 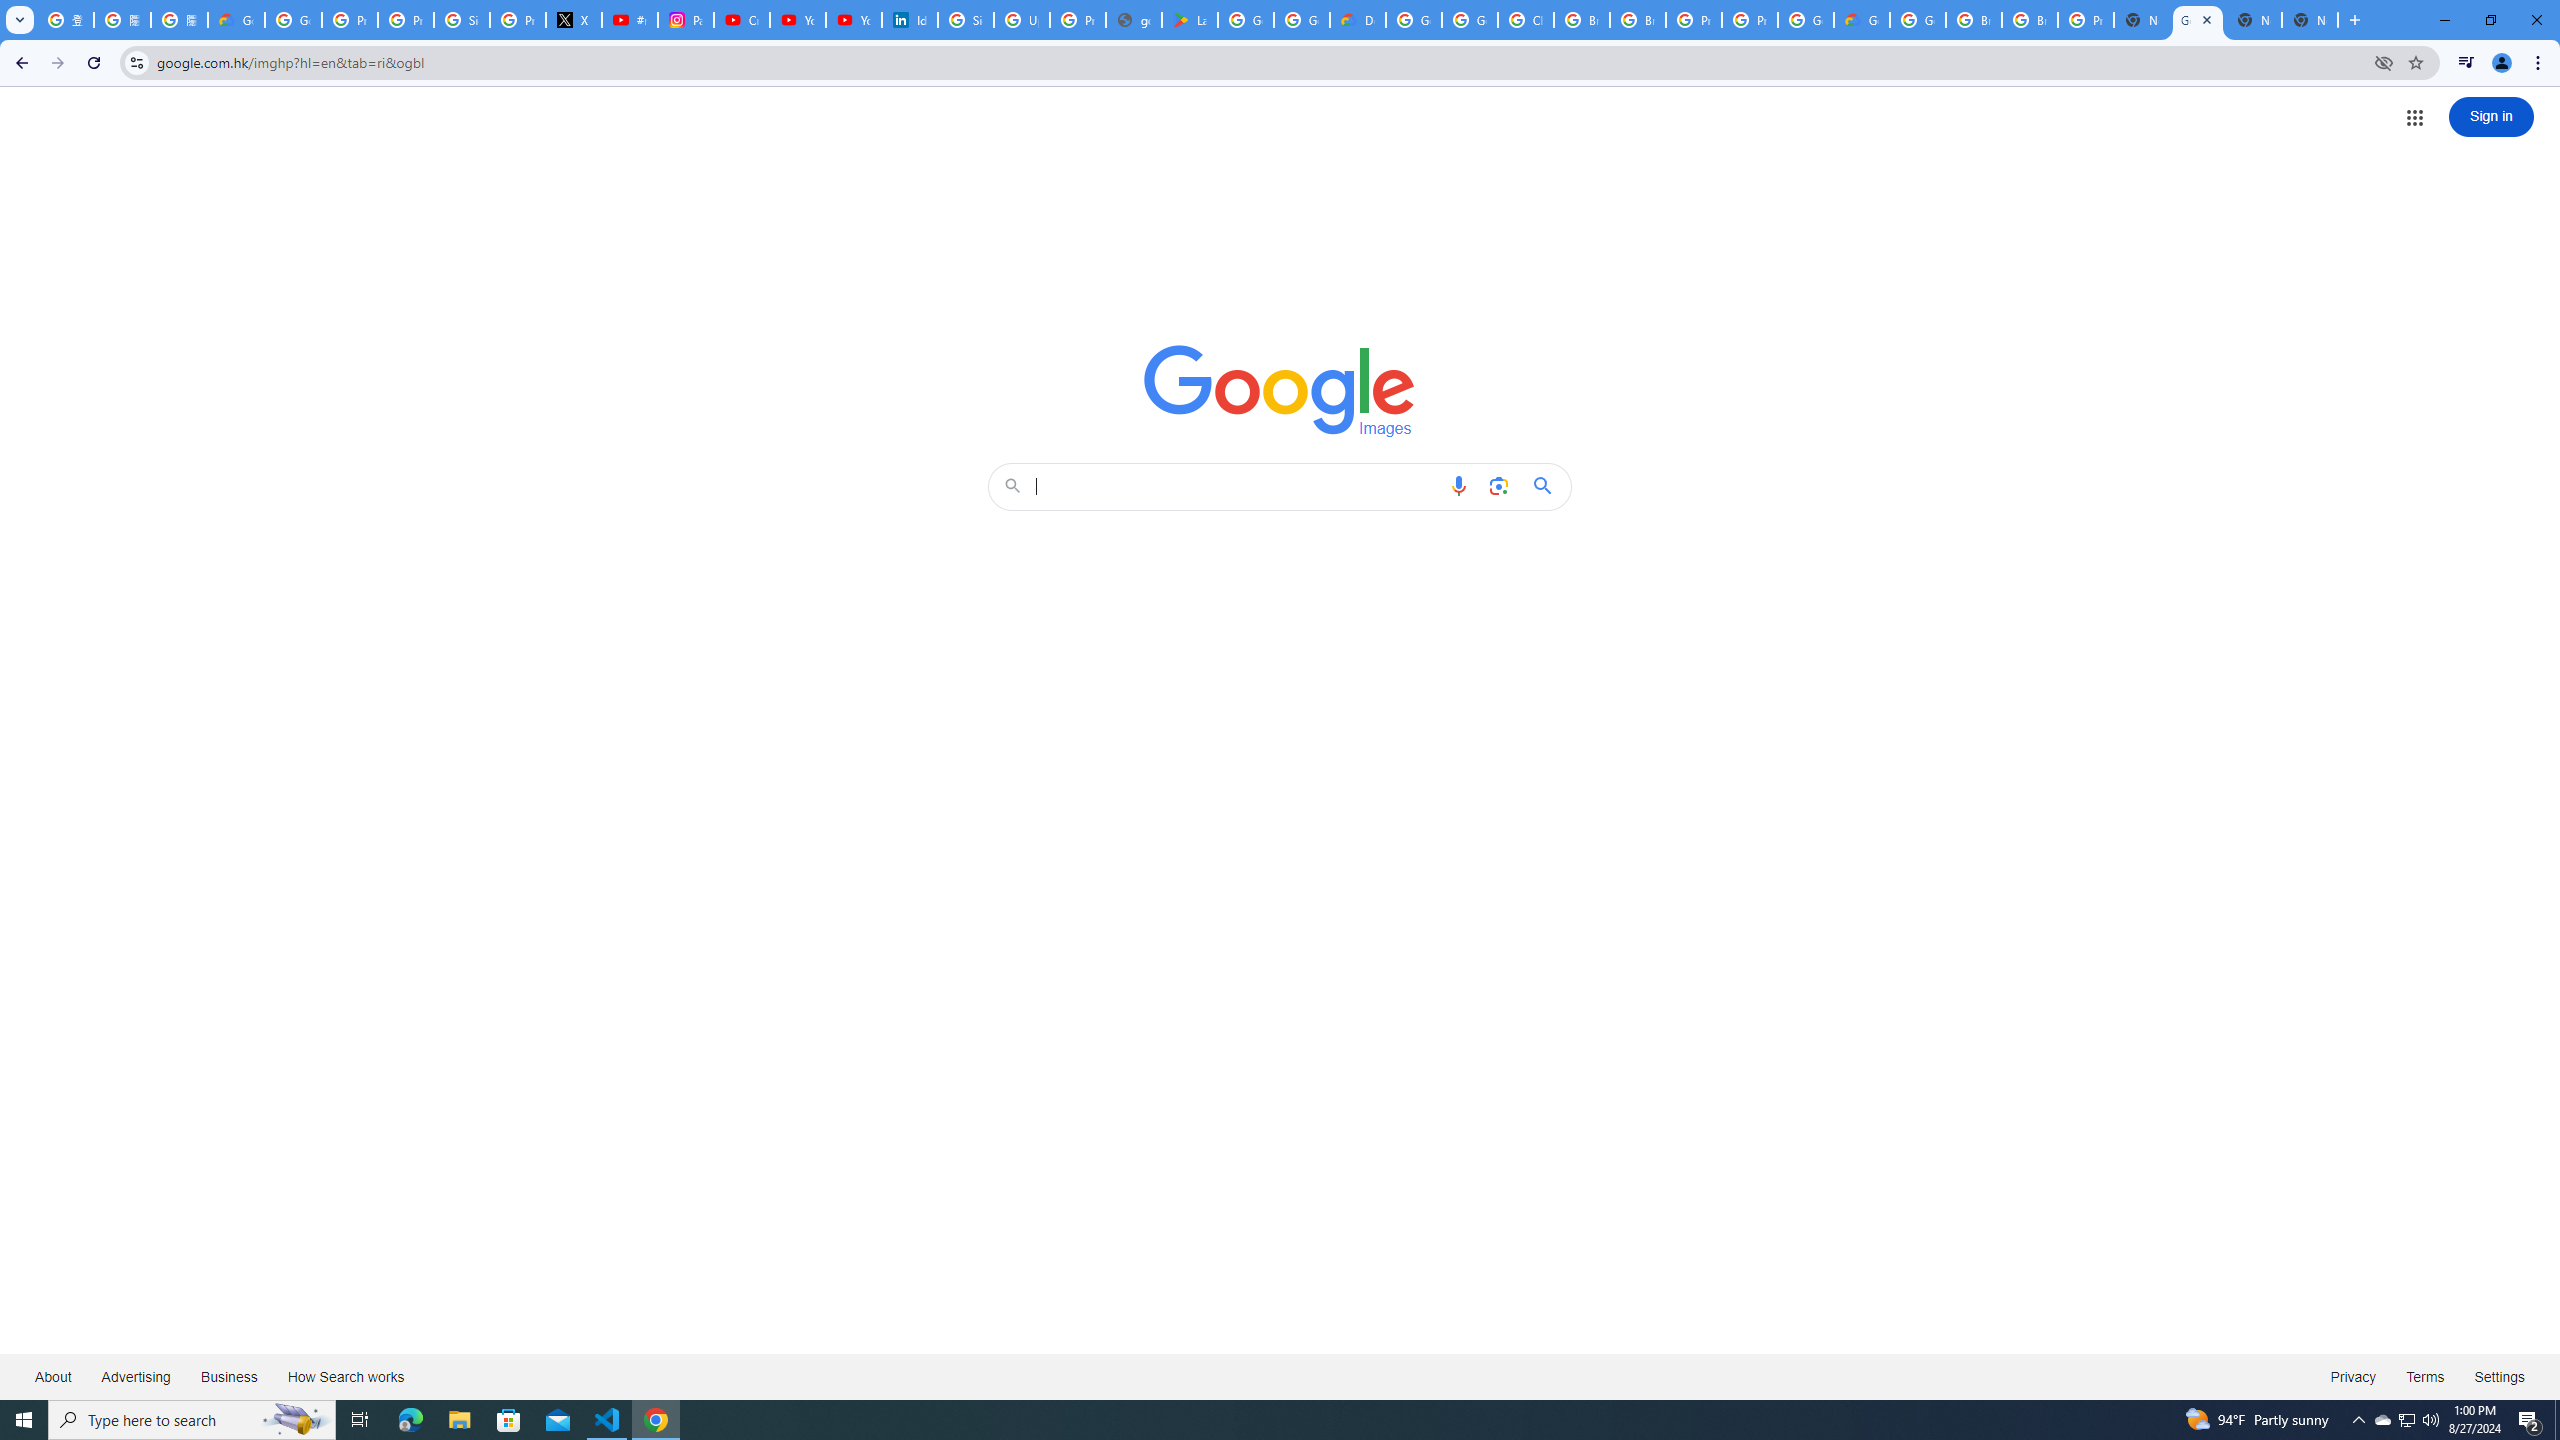 I want to click on '#nbabasketballhighlights - YouTube', so click(x=631, y=19).